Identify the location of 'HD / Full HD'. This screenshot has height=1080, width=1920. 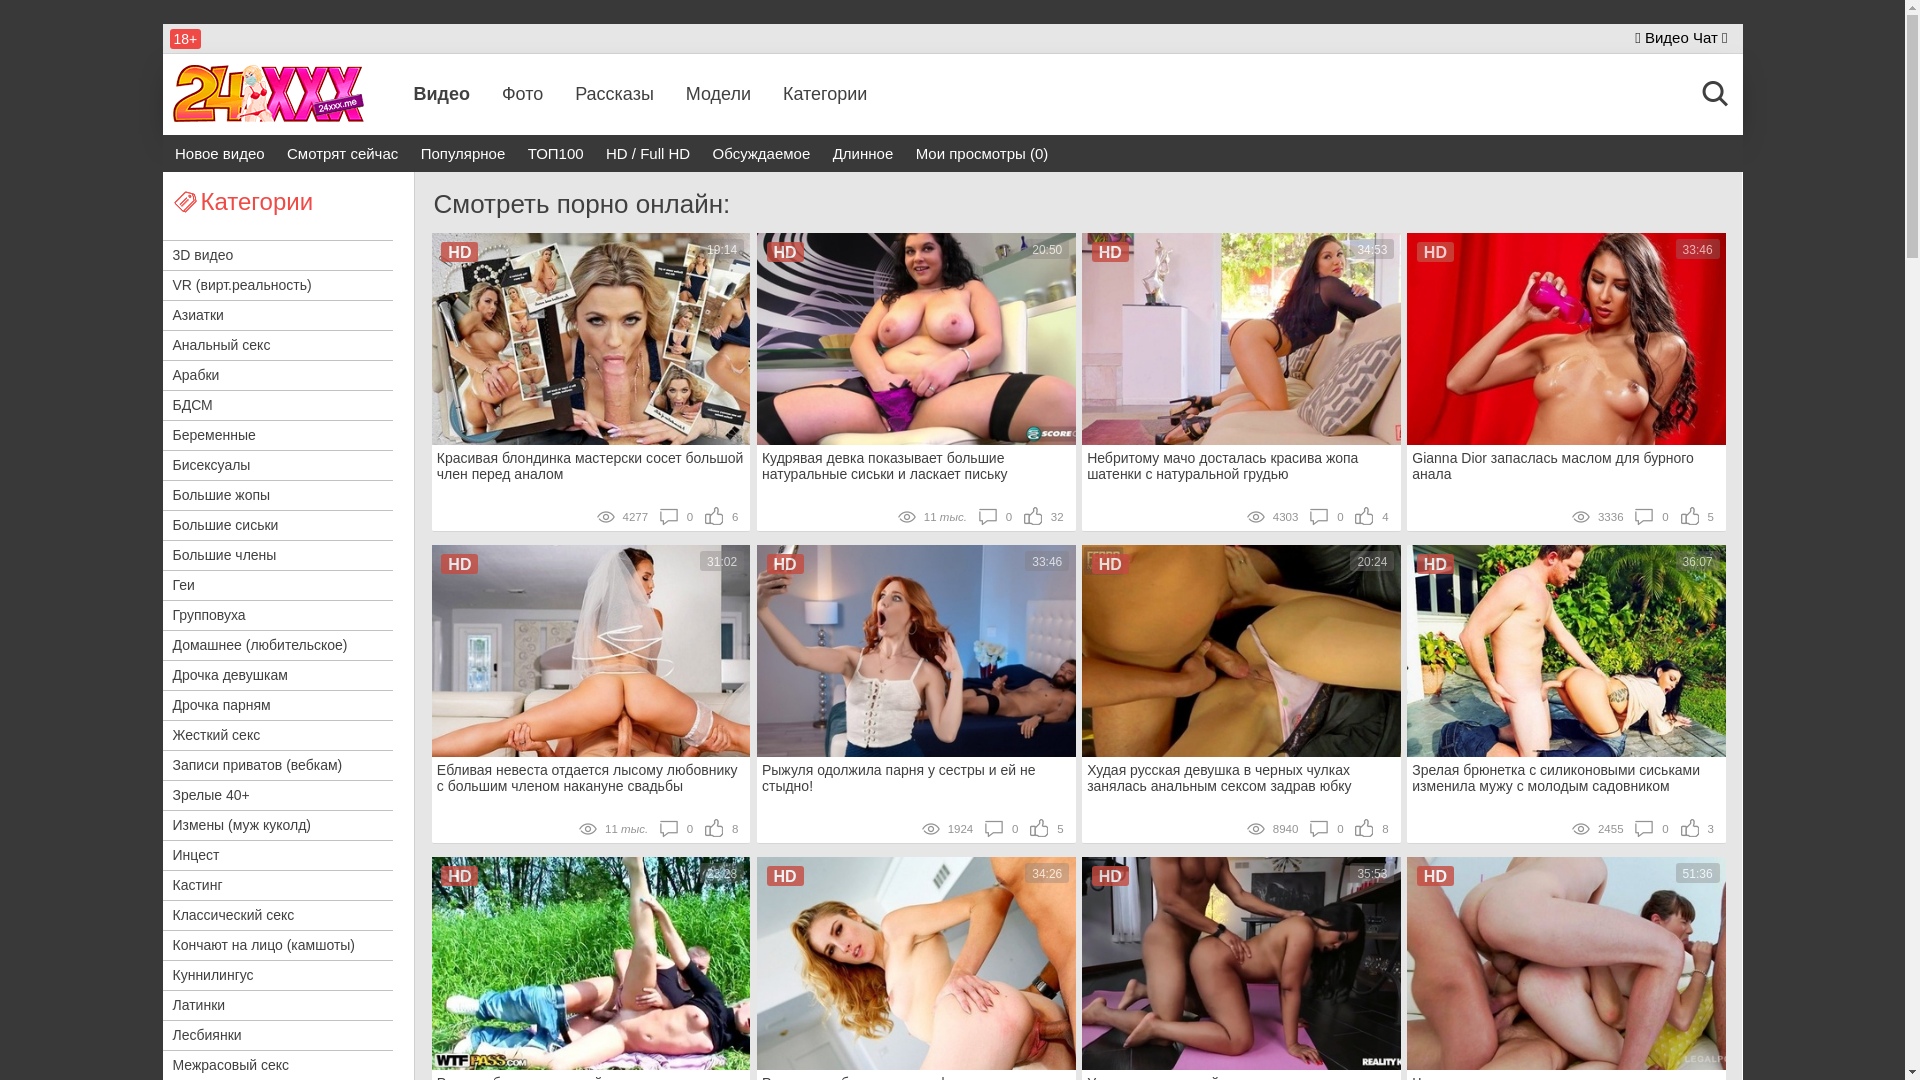
(648, 152).